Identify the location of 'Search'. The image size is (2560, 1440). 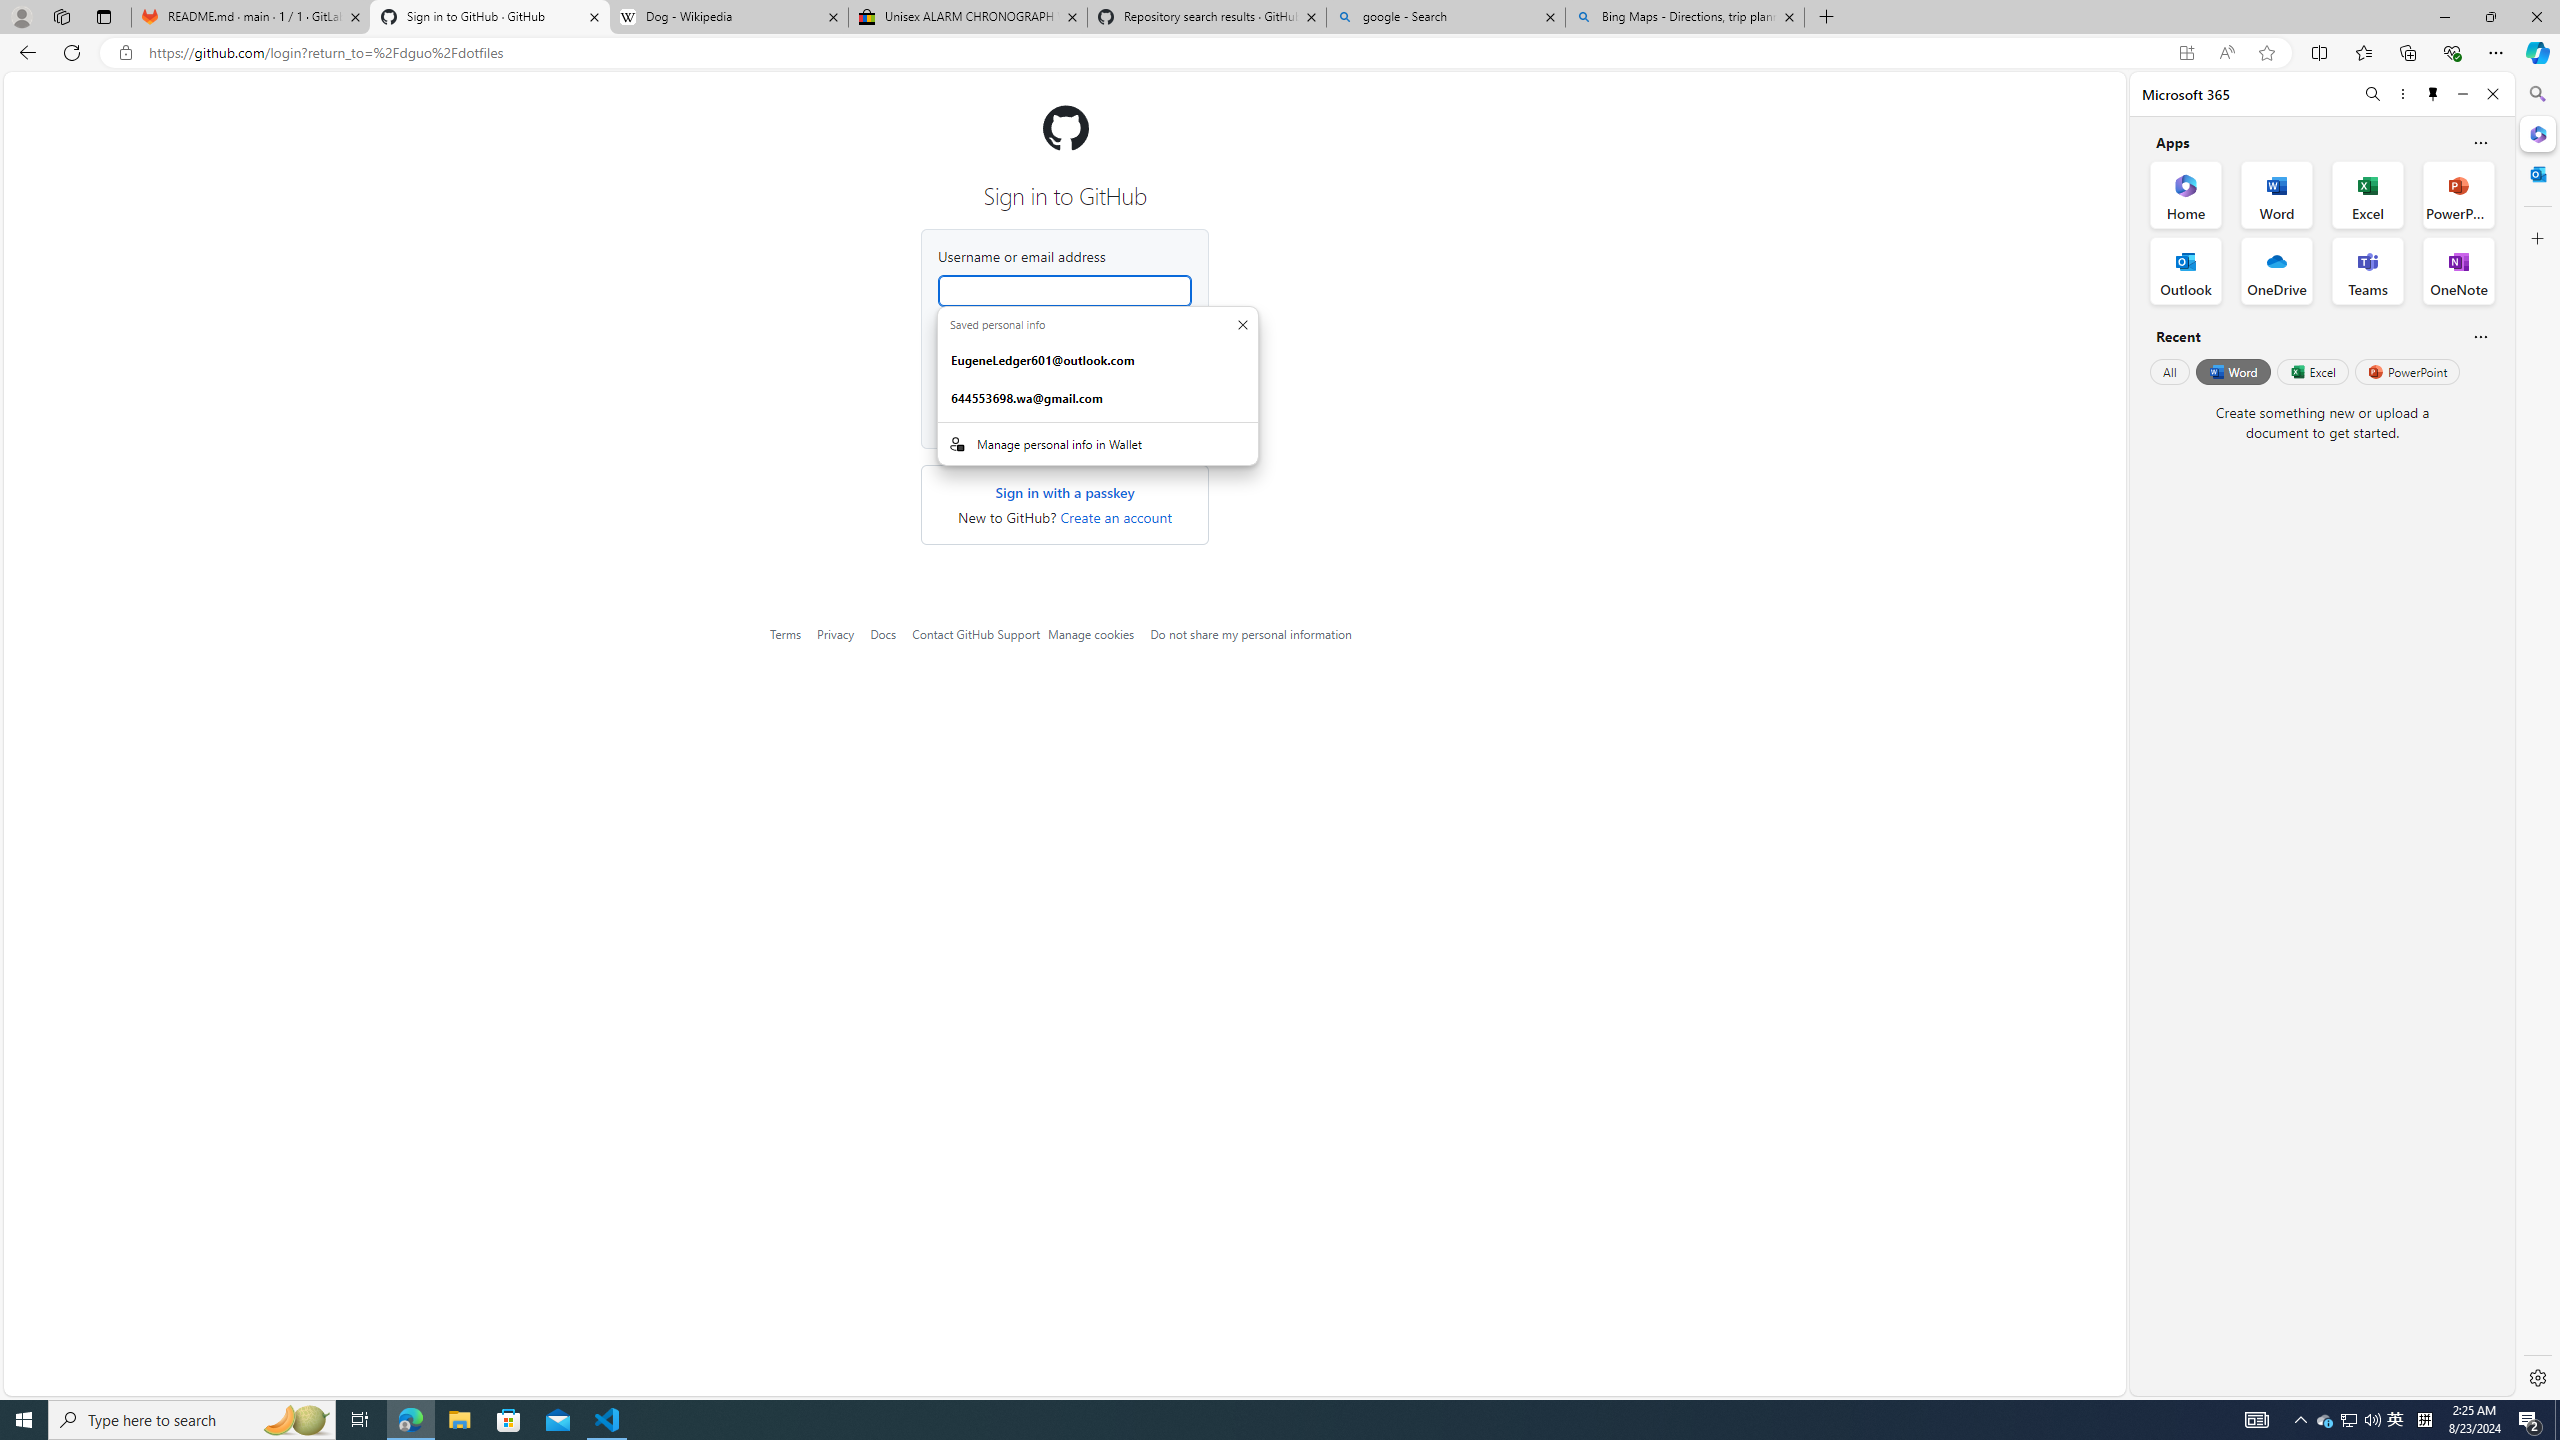
(2535, 93).